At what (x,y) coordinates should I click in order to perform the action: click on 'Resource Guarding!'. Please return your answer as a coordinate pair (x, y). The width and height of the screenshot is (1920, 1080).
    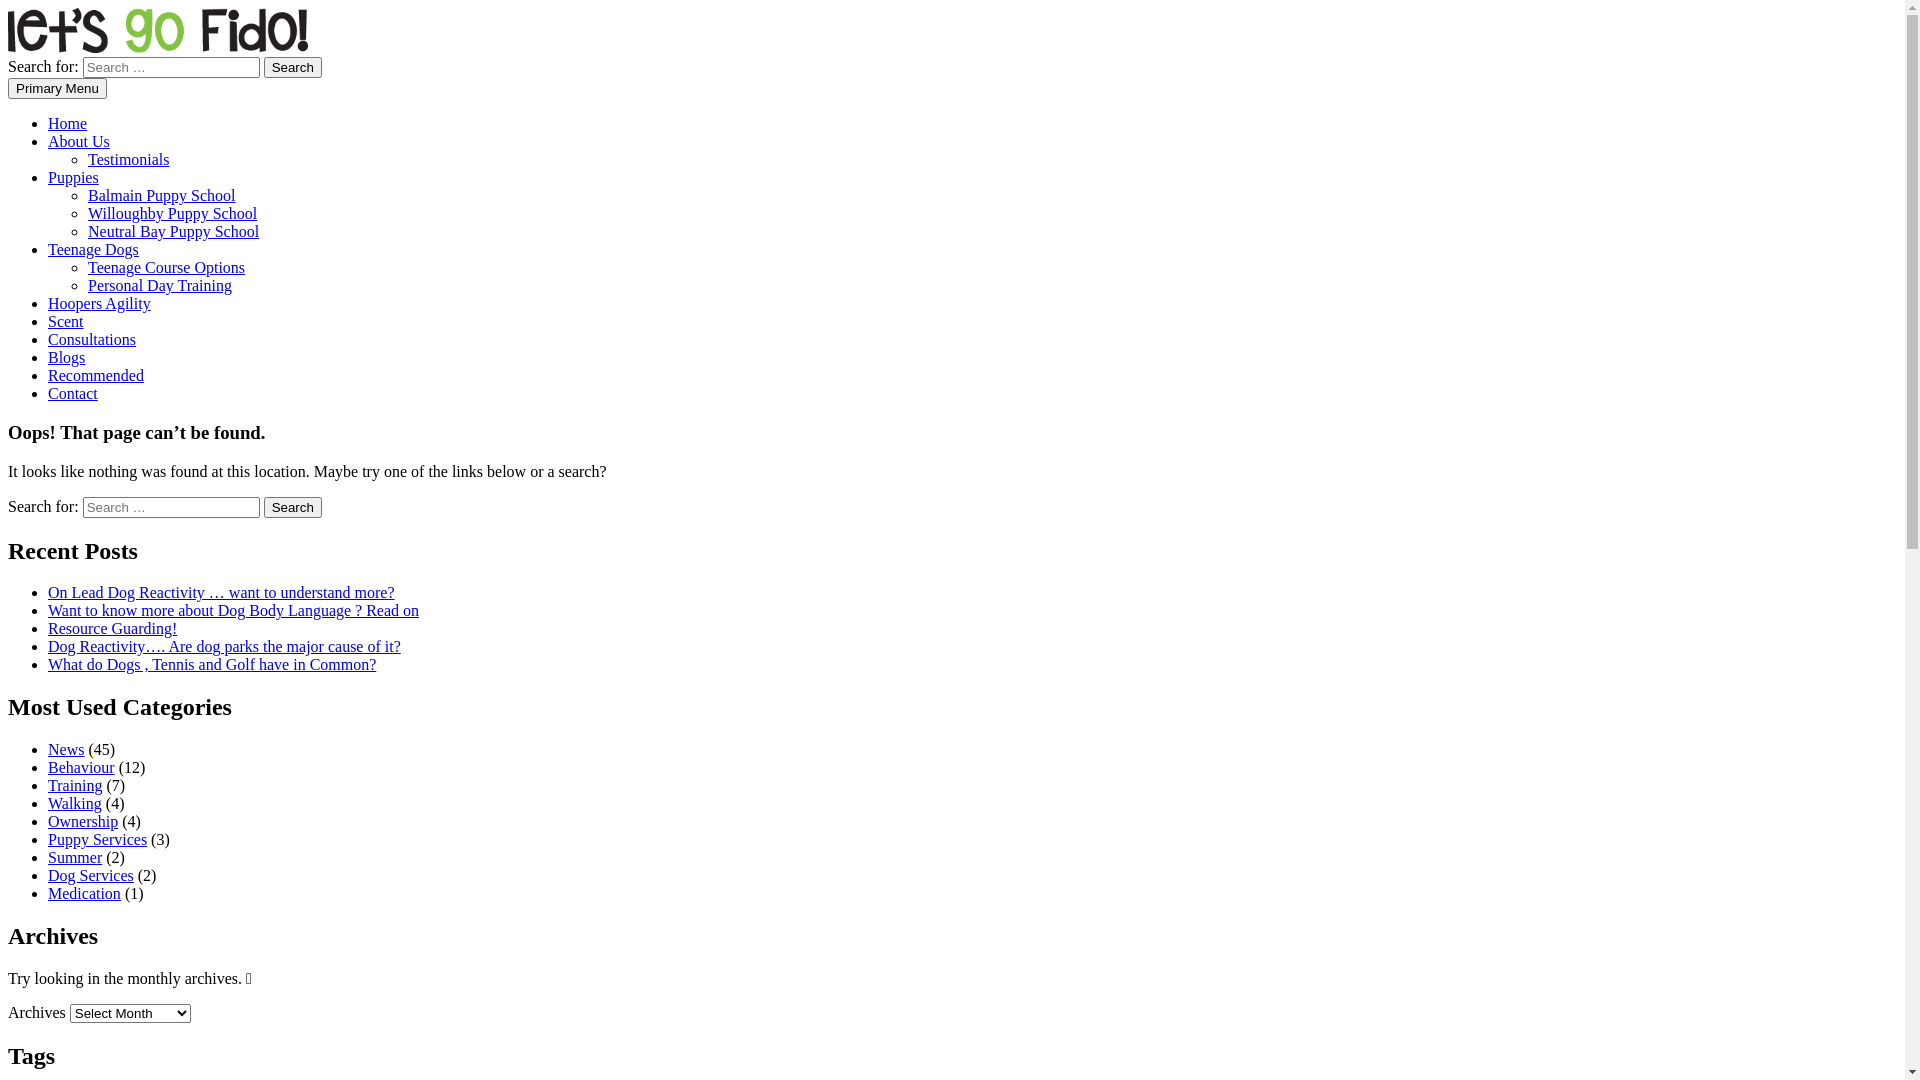
    Looking at the image, I should click on (48, 627).